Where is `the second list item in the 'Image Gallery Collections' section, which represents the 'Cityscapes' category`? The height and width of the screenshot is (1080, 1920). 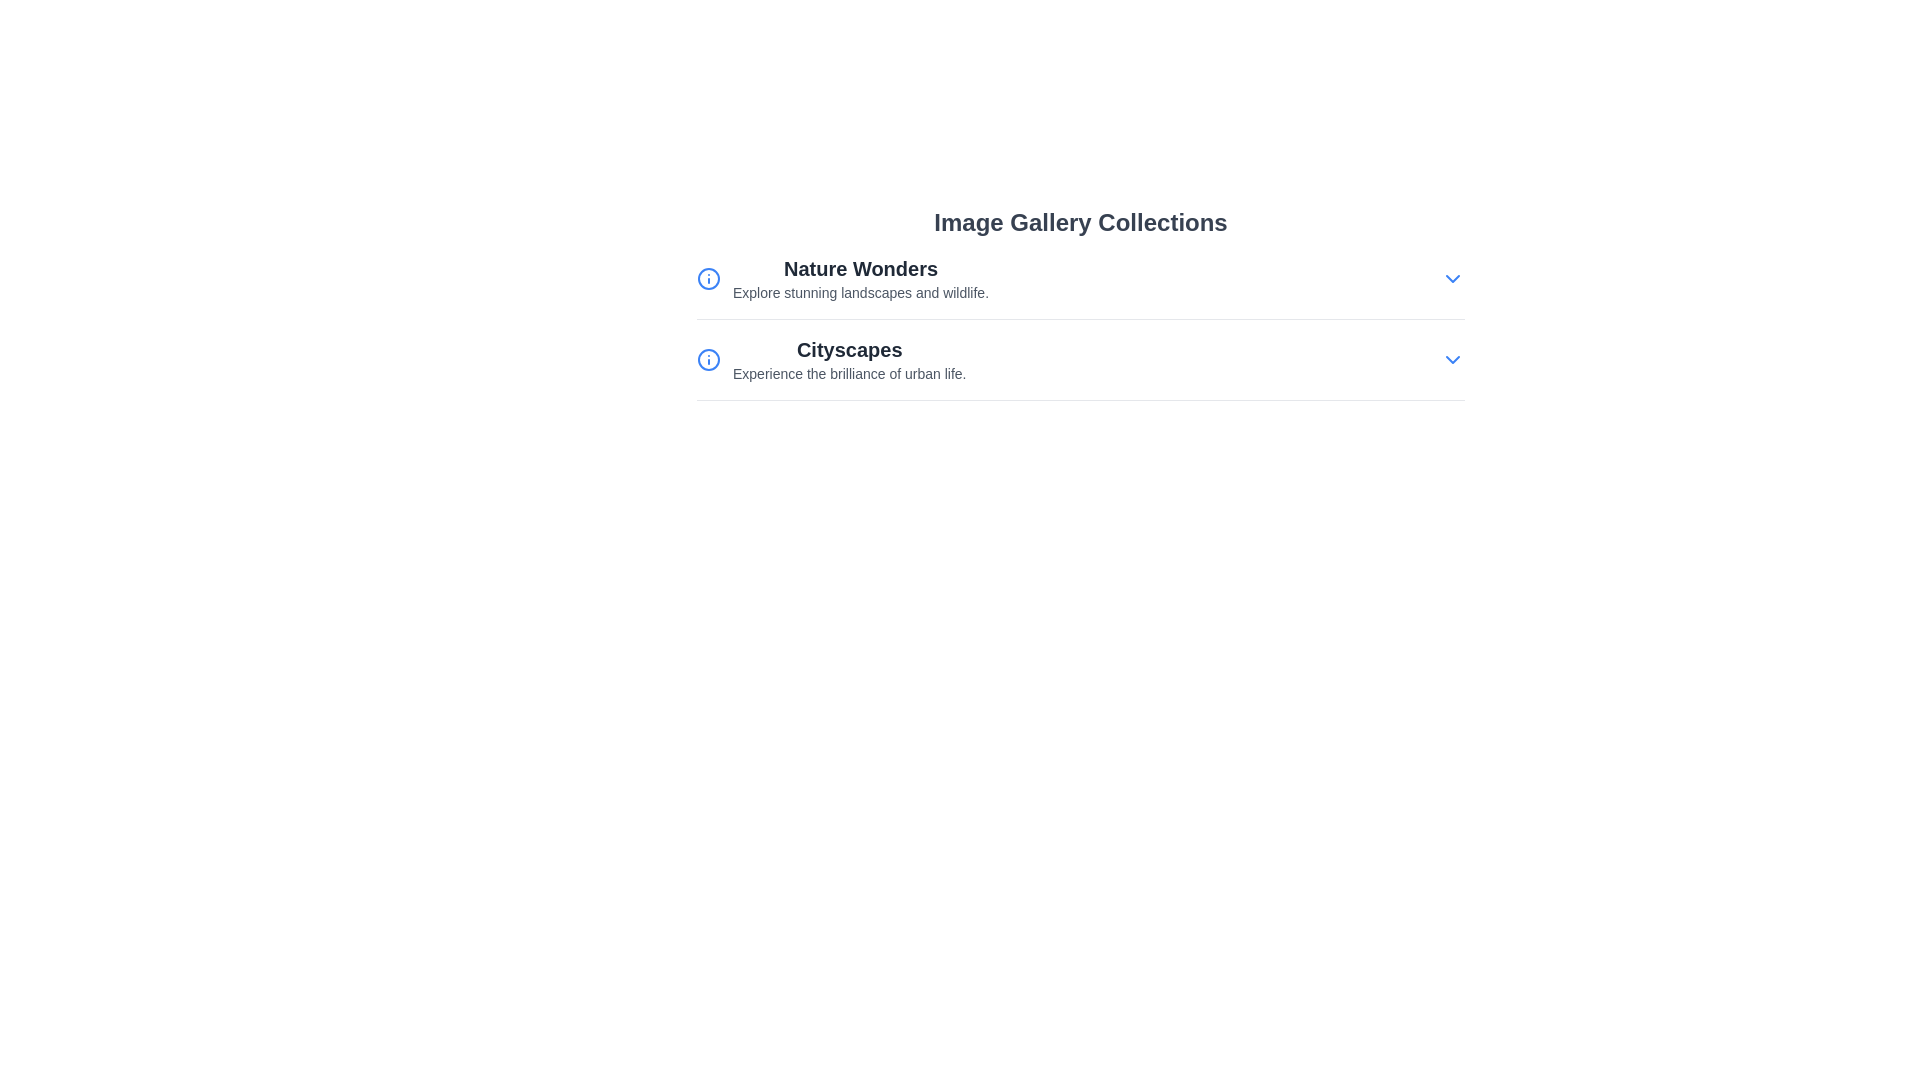
the second list item in the 'Image Gallery Collections' section, which represents the 'Cityscapes' category is located at coordinates (1079, 368).